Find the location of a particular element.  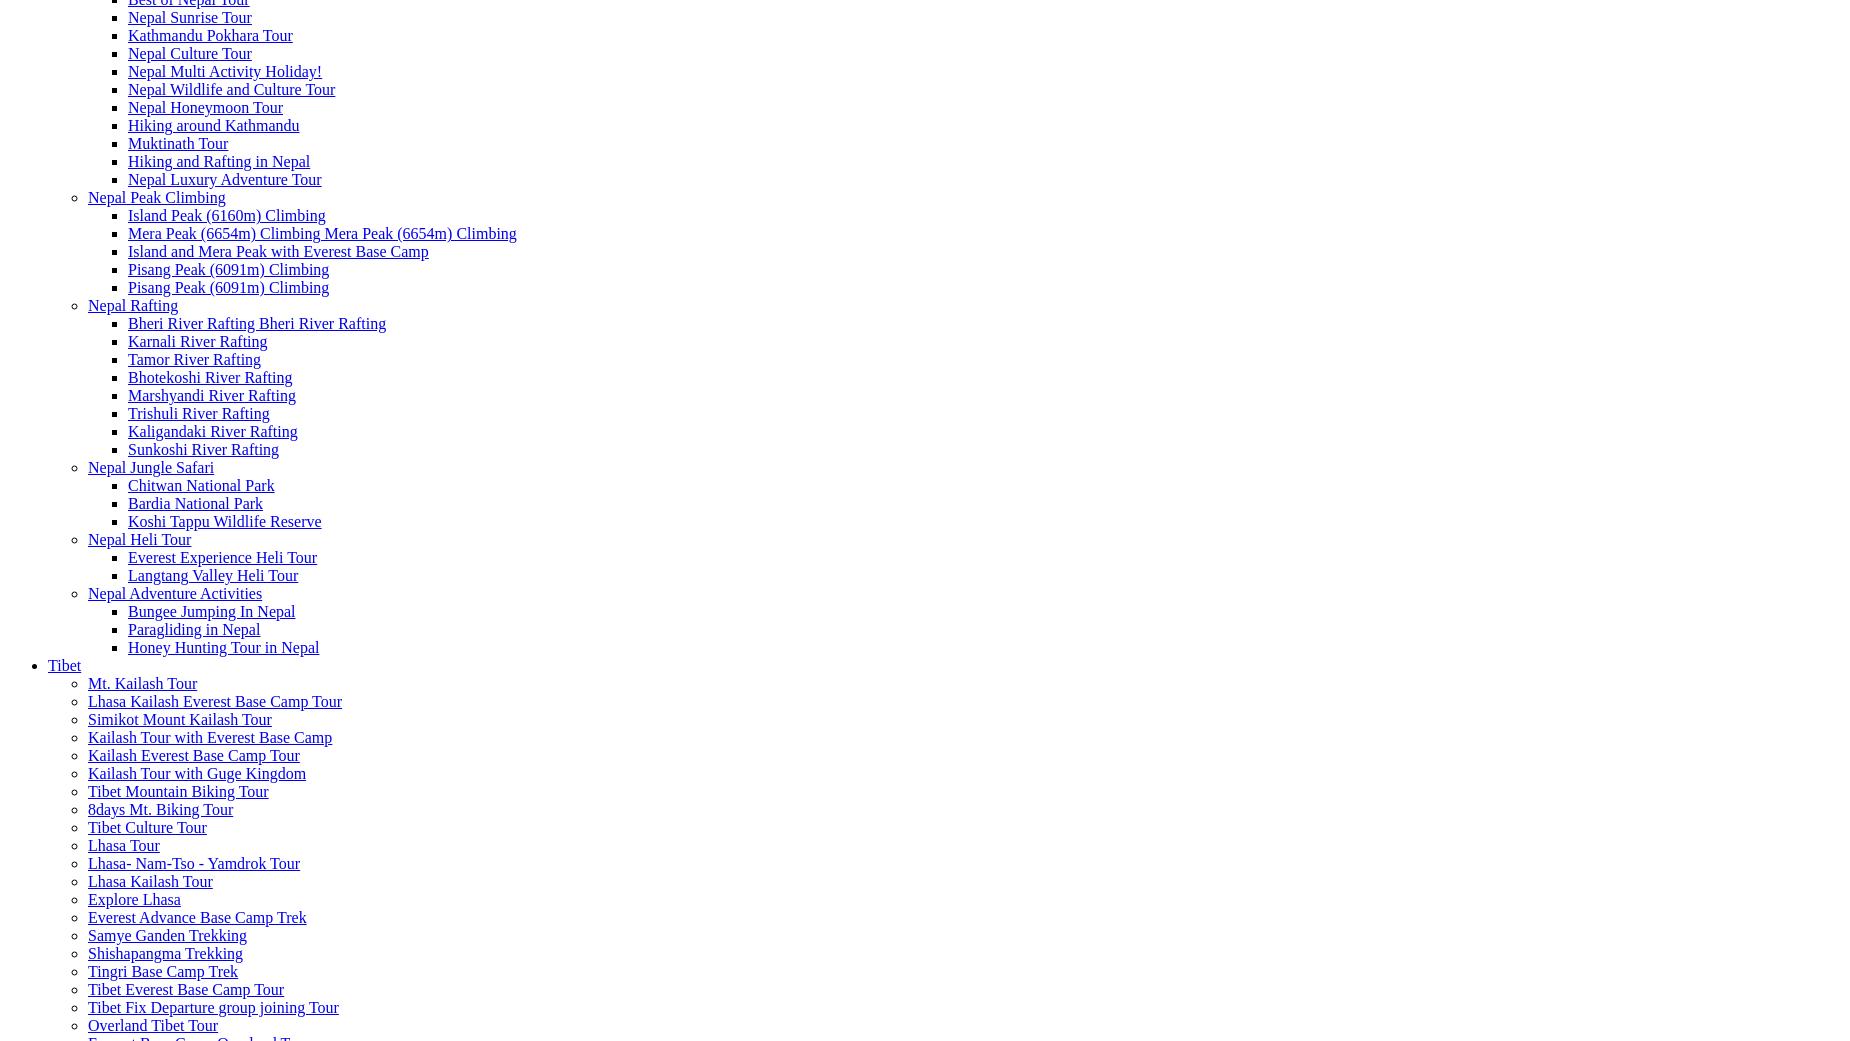

'Explore Lhasa' is located at coordinates (87, 898).